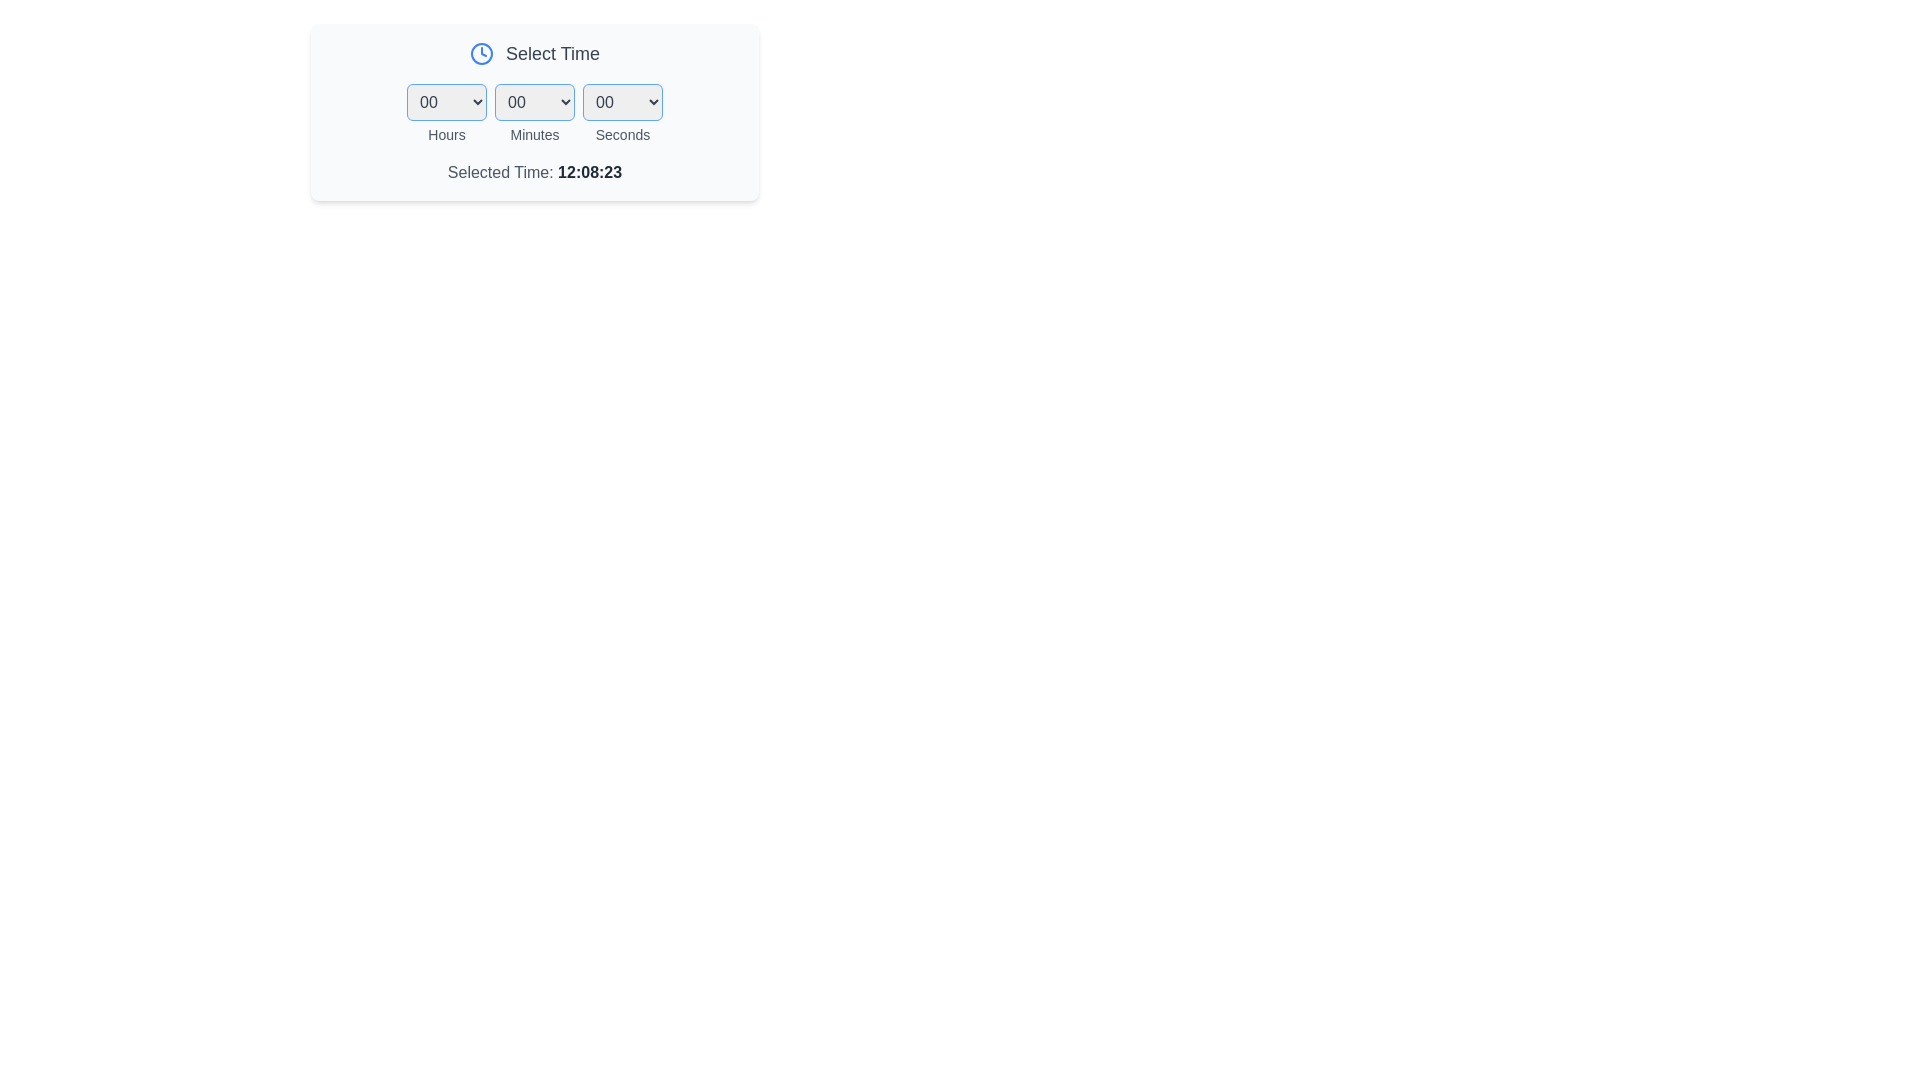  I want to click on a value from the dropdown menu displaying '00', which is the second dropdown box under the 'Minutes' label, so click(534, 114).